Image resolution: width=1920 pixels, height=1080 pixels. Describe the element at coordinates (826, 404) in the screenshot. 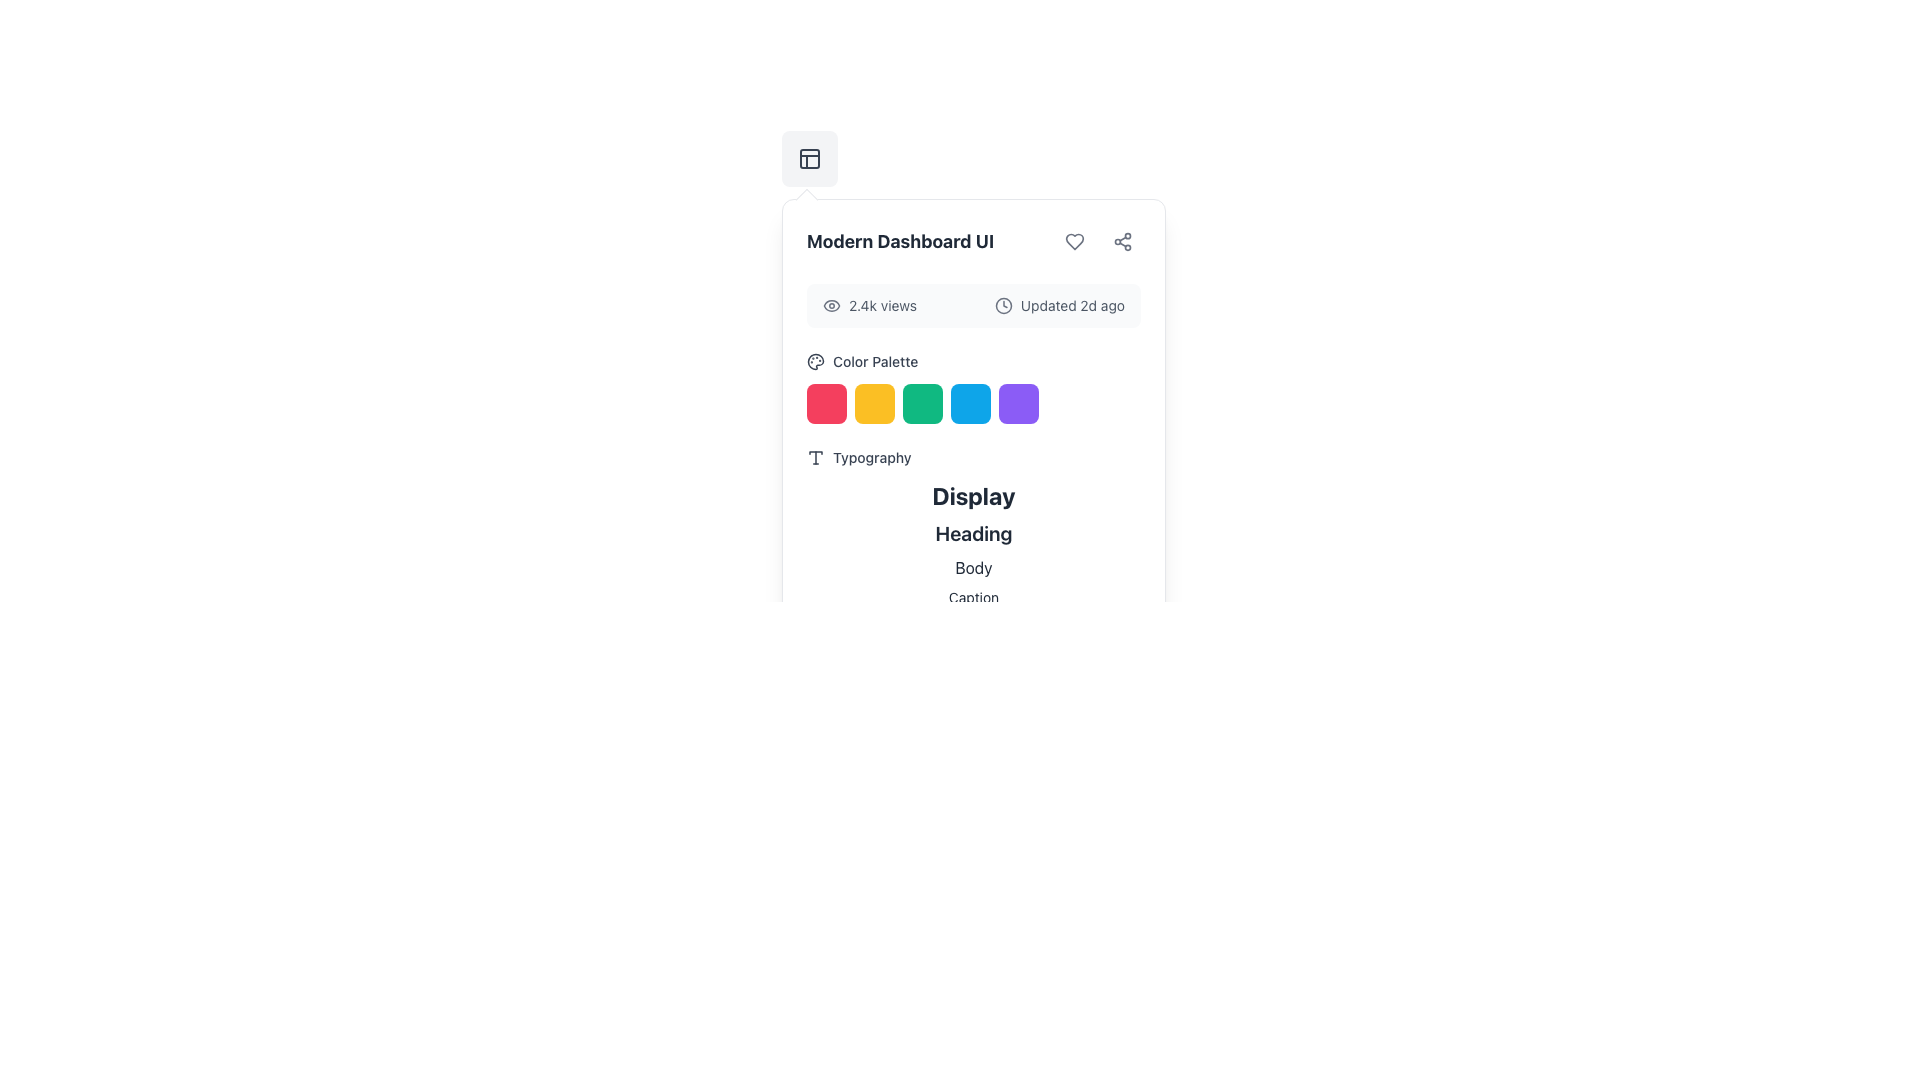

I see `the first square in the Color Palette section for selection` at that location.